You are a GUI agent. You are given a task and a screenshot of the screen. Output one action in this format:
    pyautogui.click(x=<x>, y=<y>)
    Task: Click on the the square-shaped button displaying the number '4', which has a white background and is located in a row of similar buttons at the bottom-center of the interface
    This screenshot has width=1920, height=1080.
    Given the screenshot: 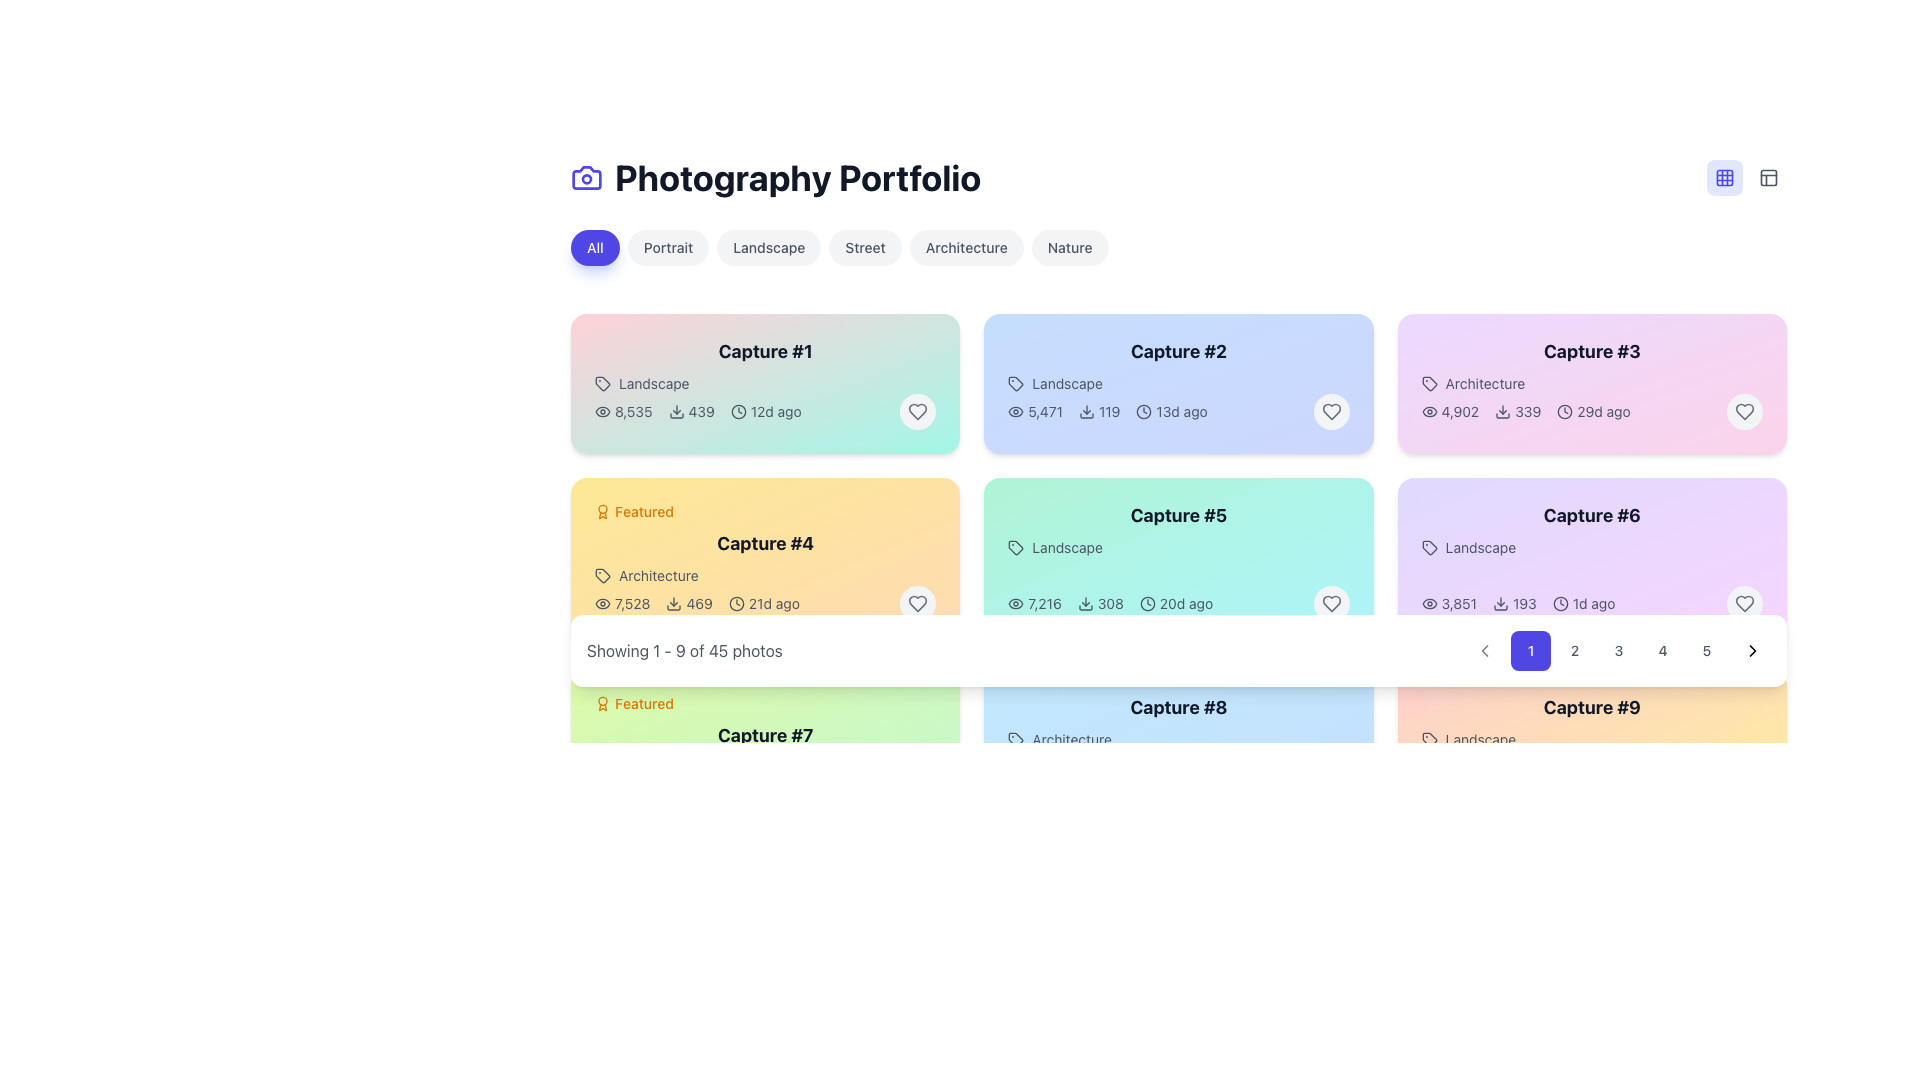 What is the action you would take?
    pyautogui.click(x=1662, y=651)
    